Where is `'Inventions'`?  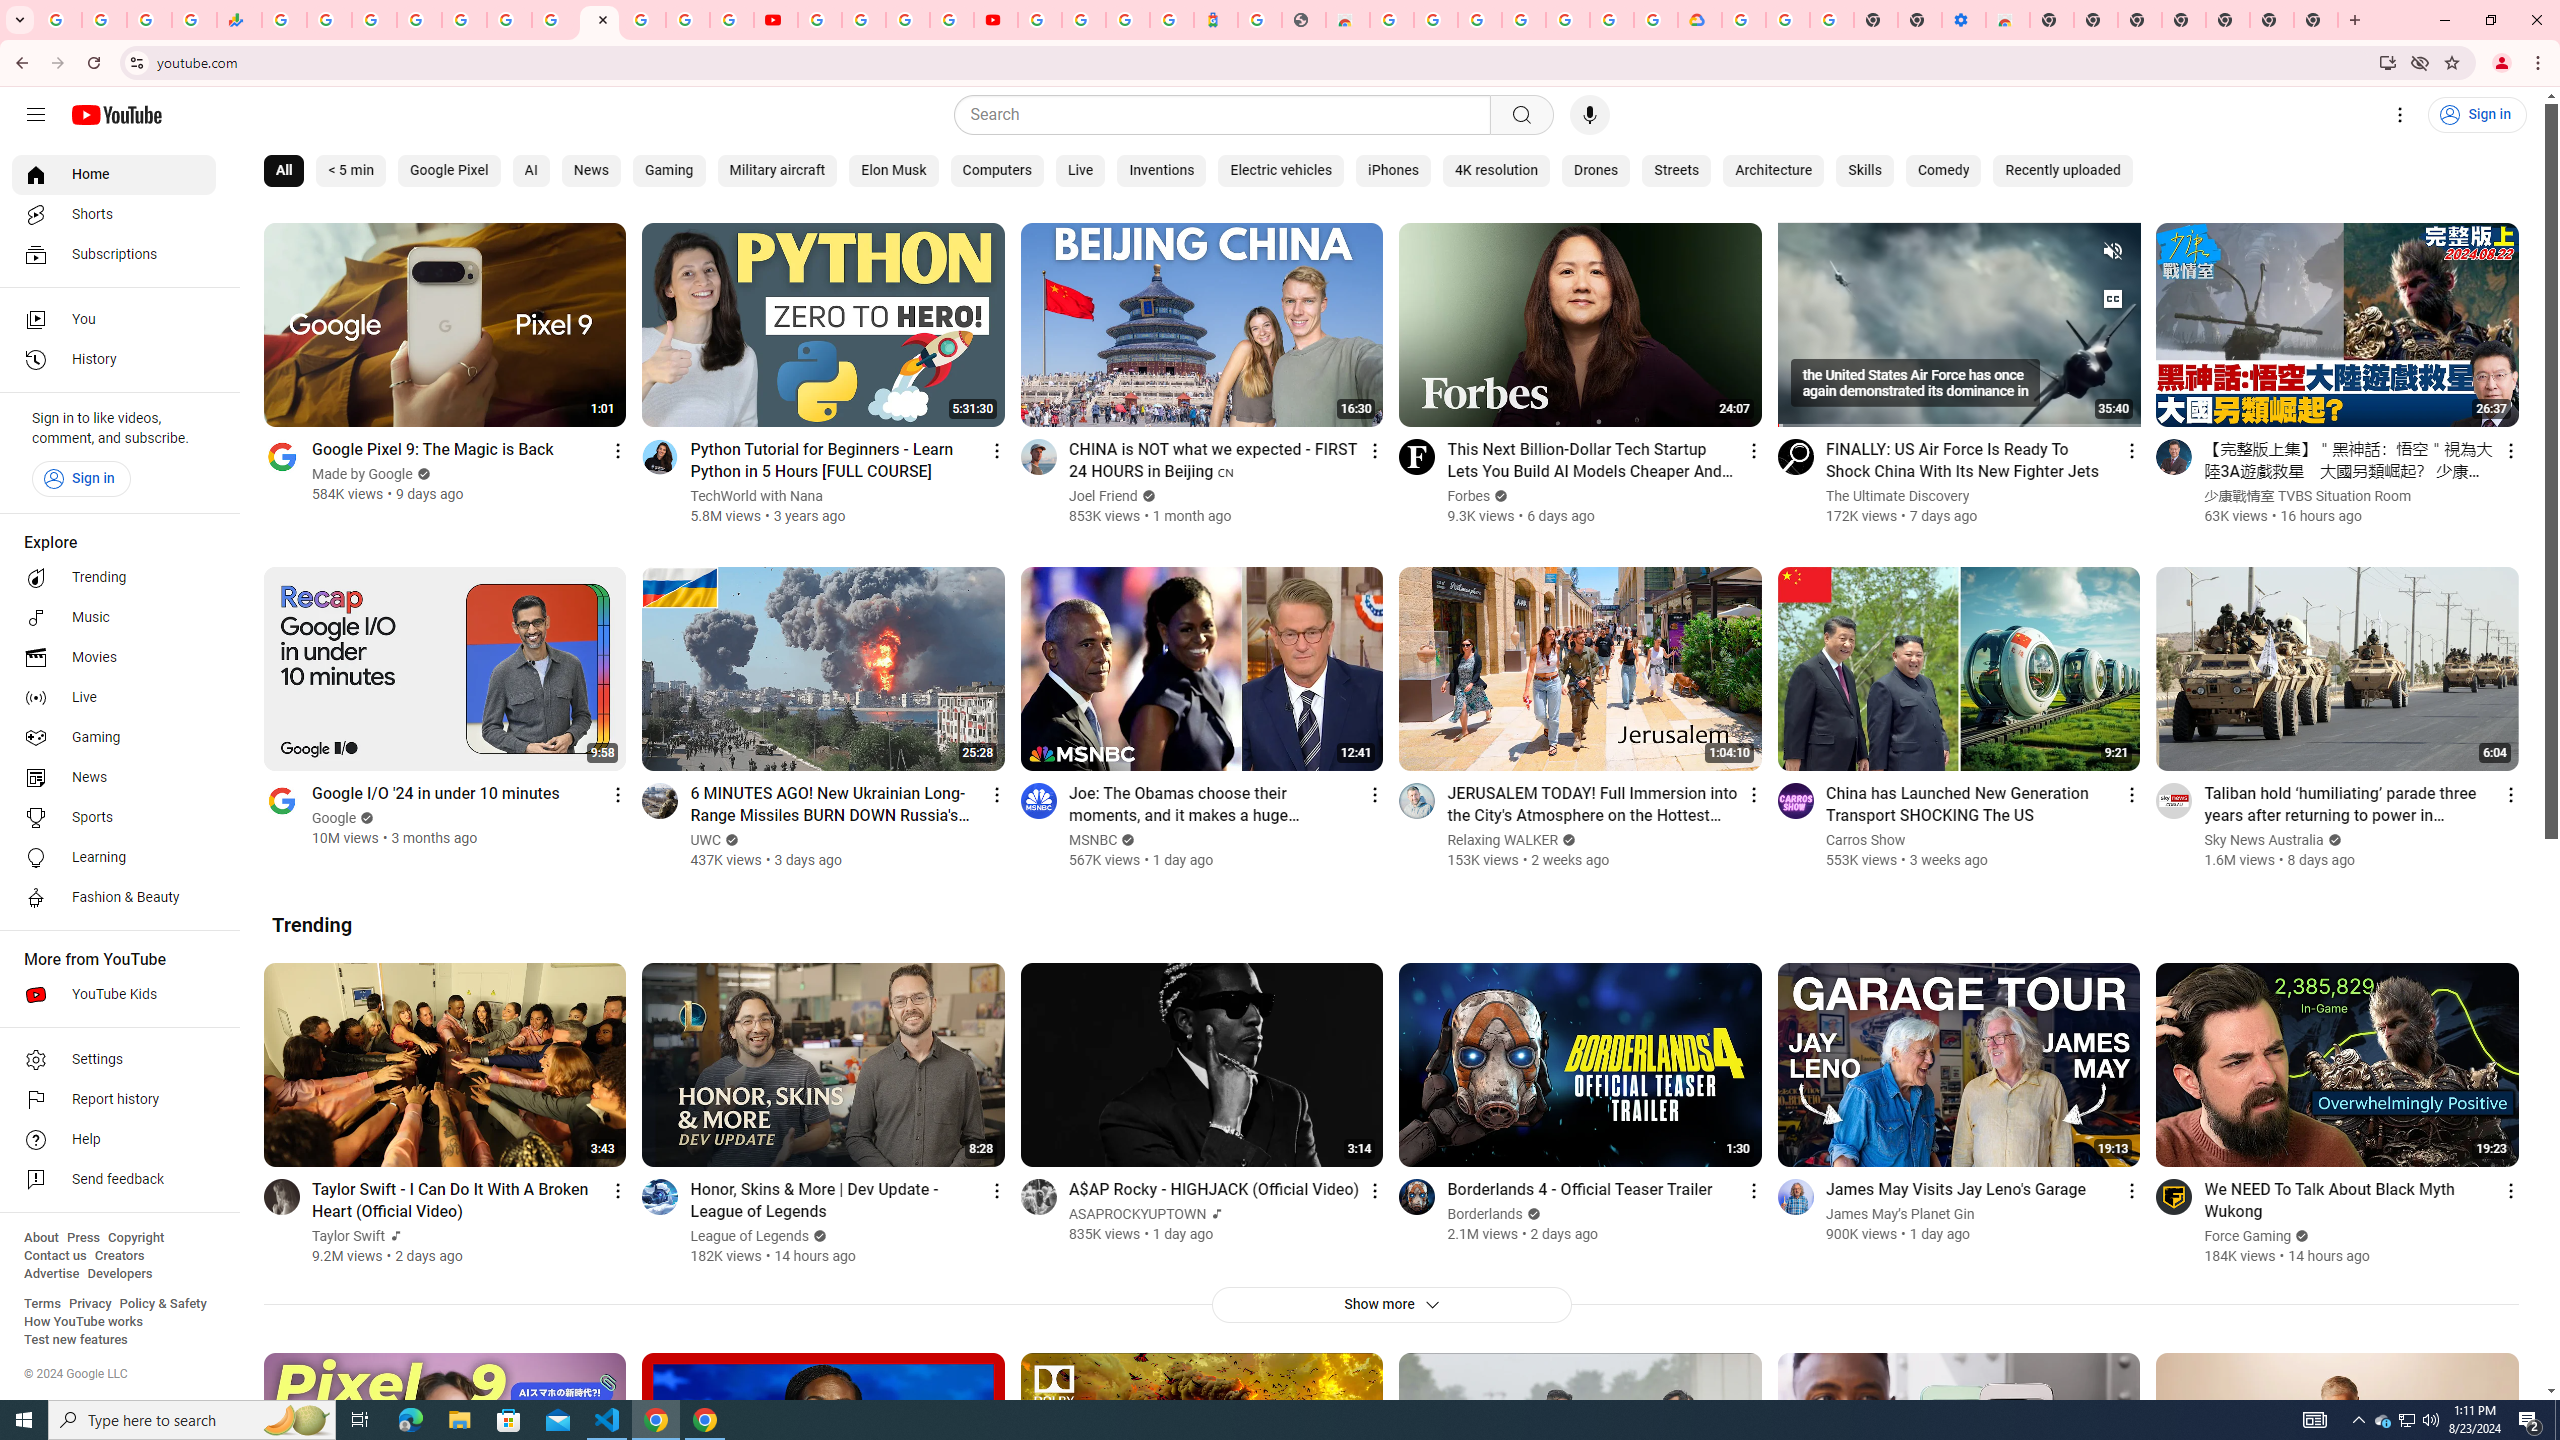 'Inventions' is located at coordinates (1159, 171).